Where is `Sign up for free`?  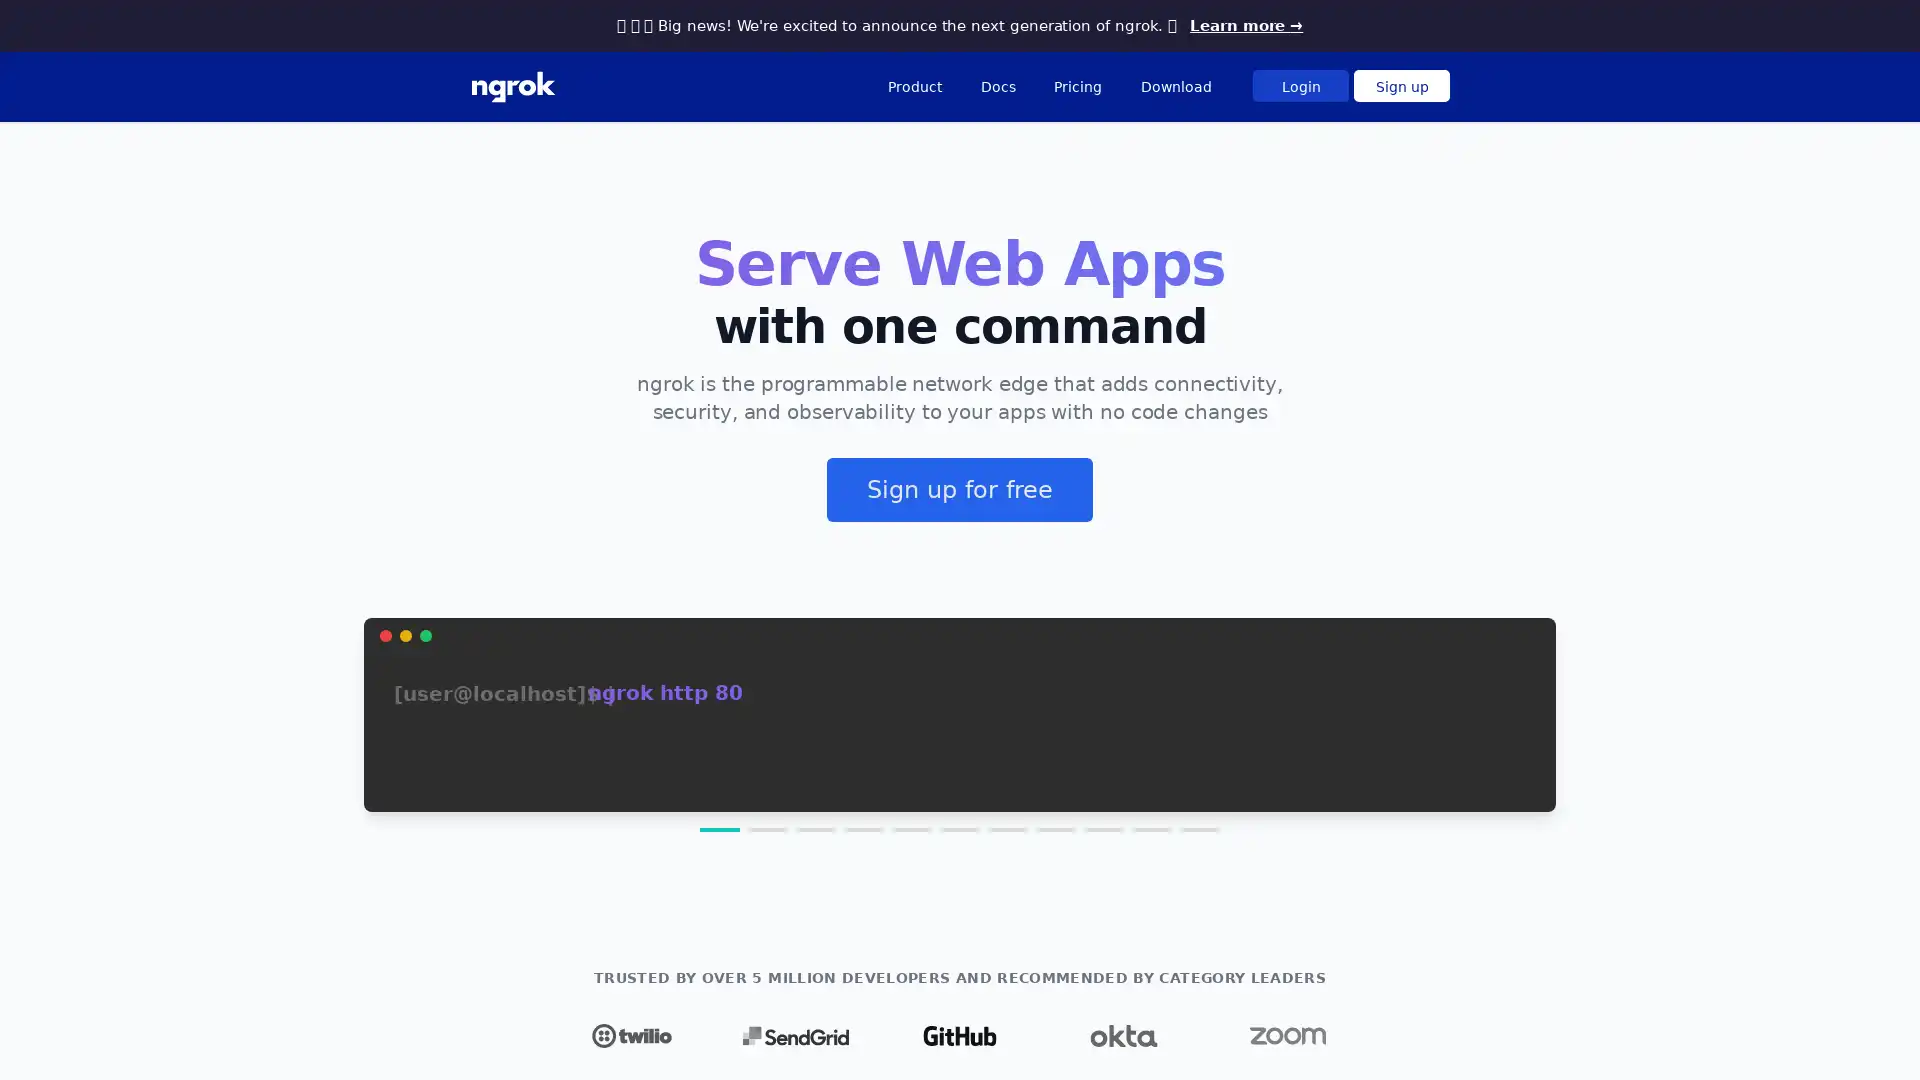 Sign up for free is located at coordinates (960, 489).